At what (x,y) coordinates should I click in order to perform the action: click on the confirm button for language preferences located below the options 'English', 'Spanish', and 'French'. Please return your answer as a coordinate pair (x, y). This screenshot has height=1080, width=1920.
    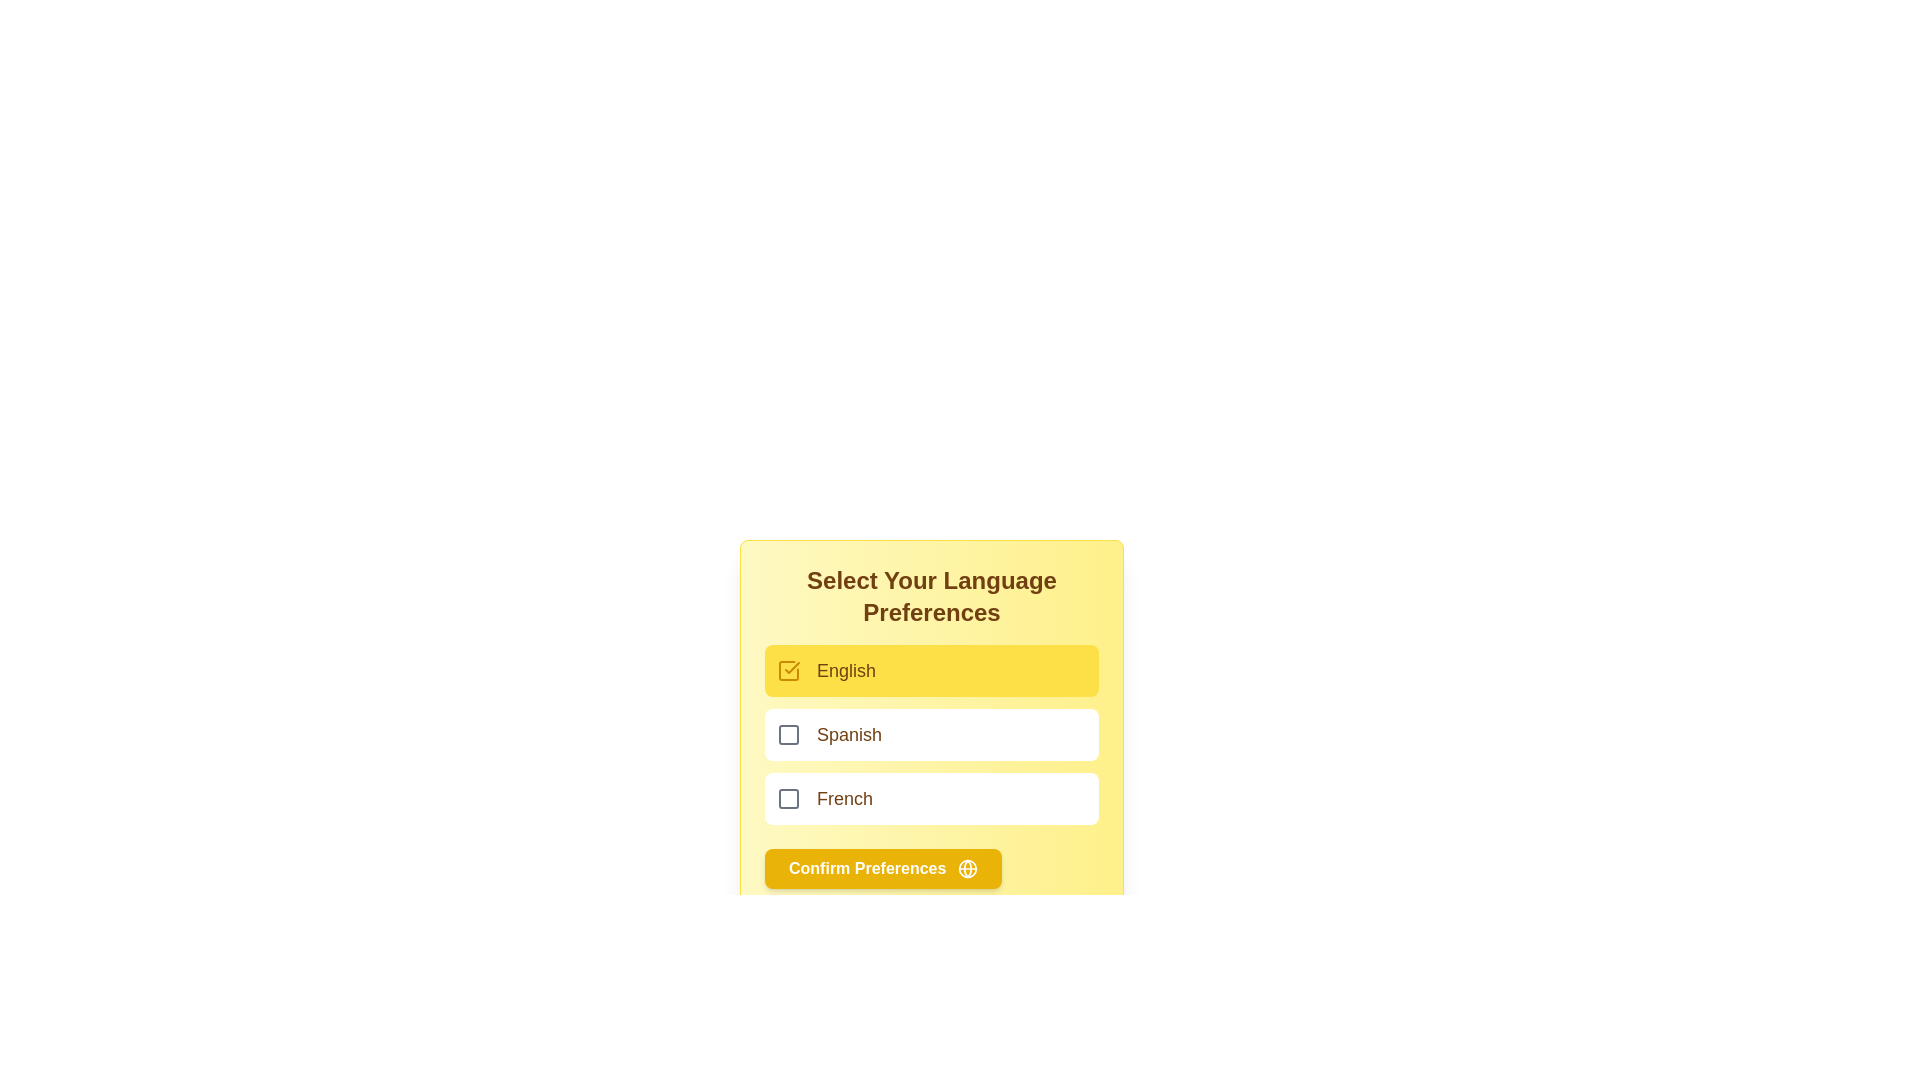
    Looking at the image, I should click on (930, 867).